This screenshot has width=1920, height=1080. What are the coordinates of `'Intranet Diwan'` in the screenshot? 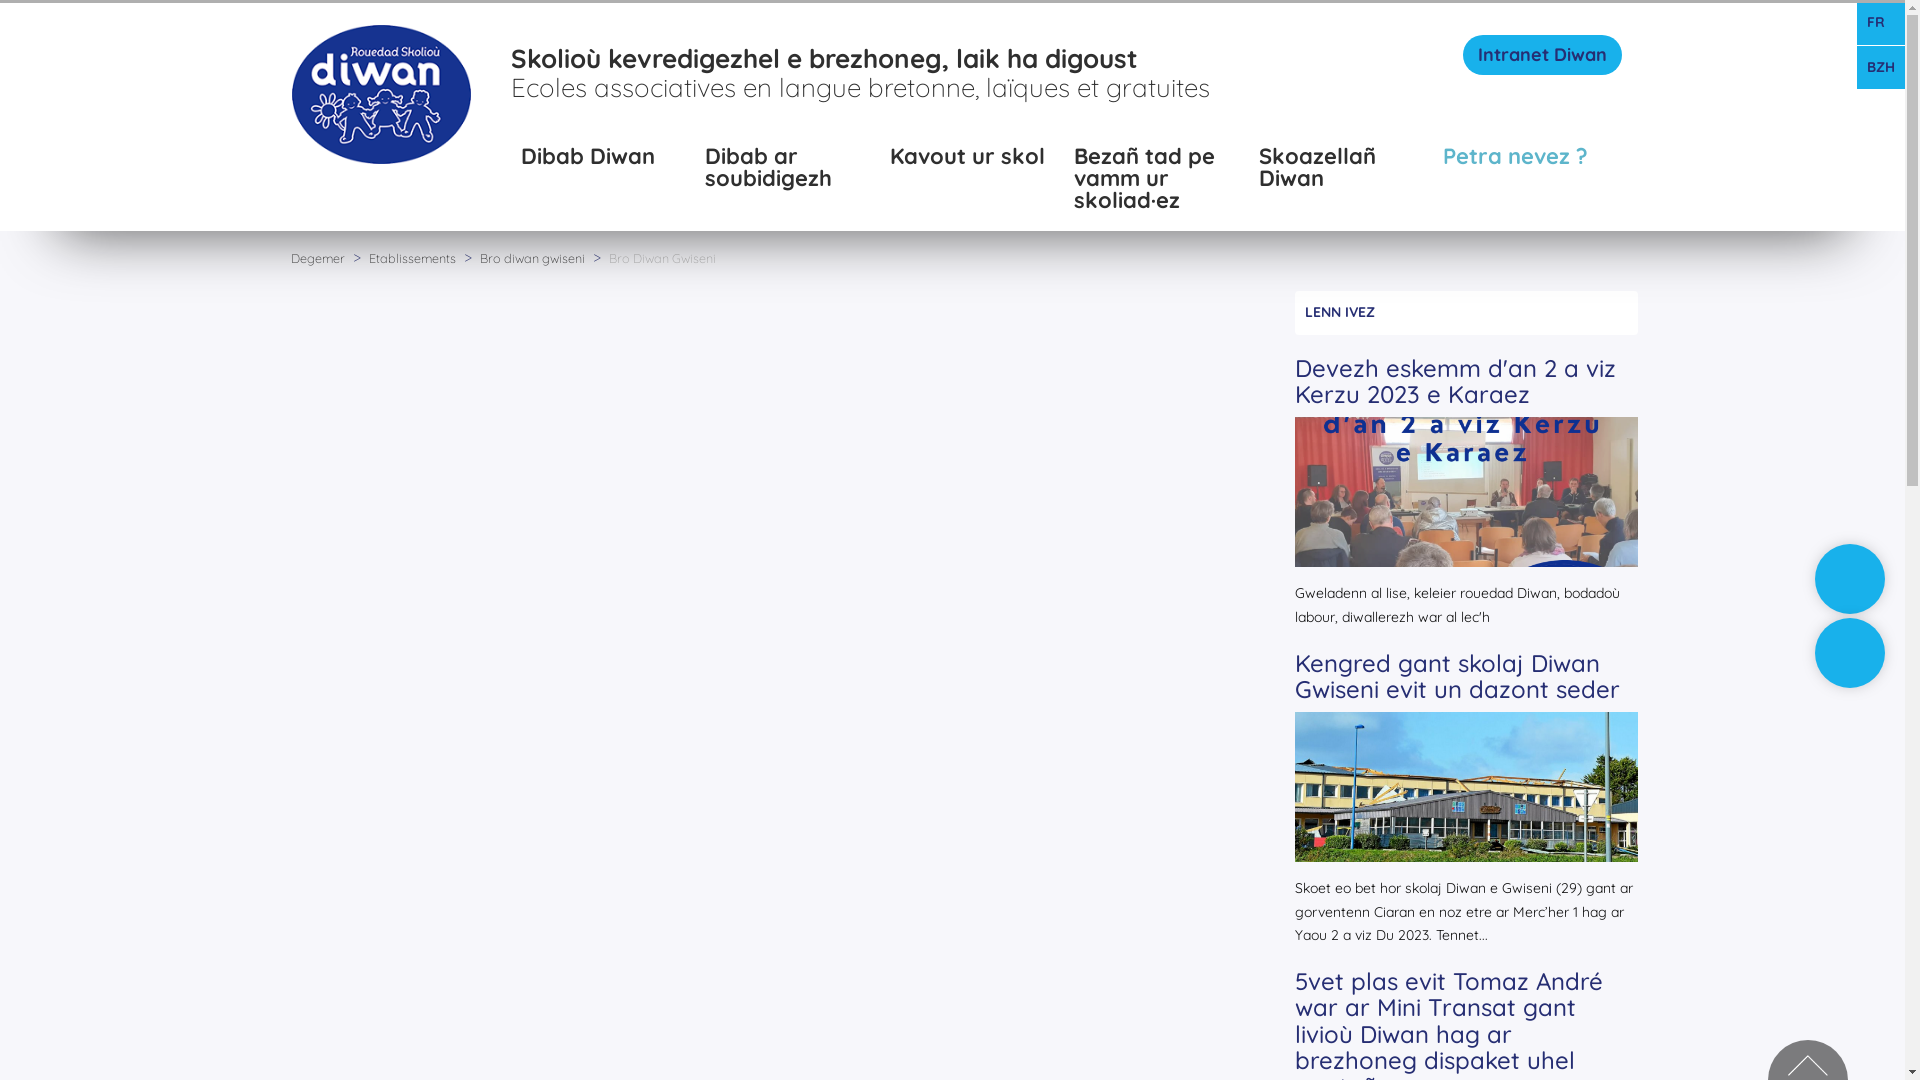 It's located at (1541, 53).